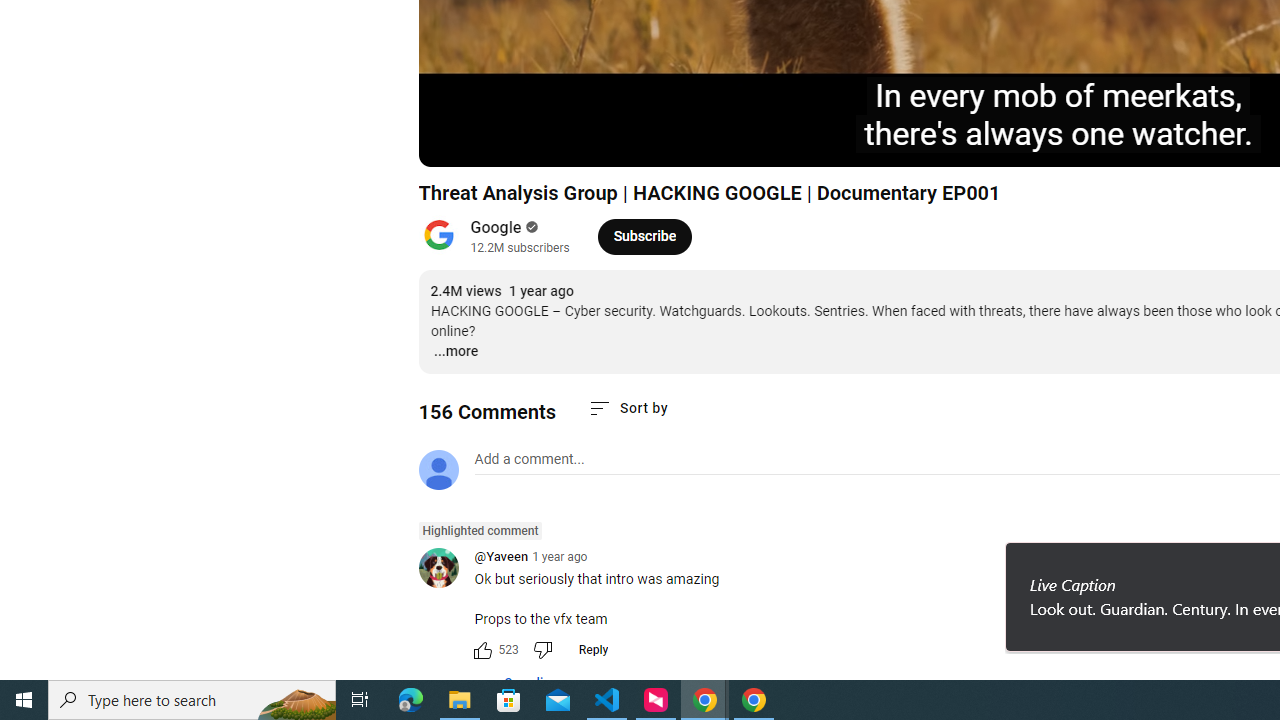 The height and width of the screenshot is (720, 1280). Describe the element at coordinates (529, 459) in the screenshot. I see `'AutomationID: simplebox-placeholder'` at that location.